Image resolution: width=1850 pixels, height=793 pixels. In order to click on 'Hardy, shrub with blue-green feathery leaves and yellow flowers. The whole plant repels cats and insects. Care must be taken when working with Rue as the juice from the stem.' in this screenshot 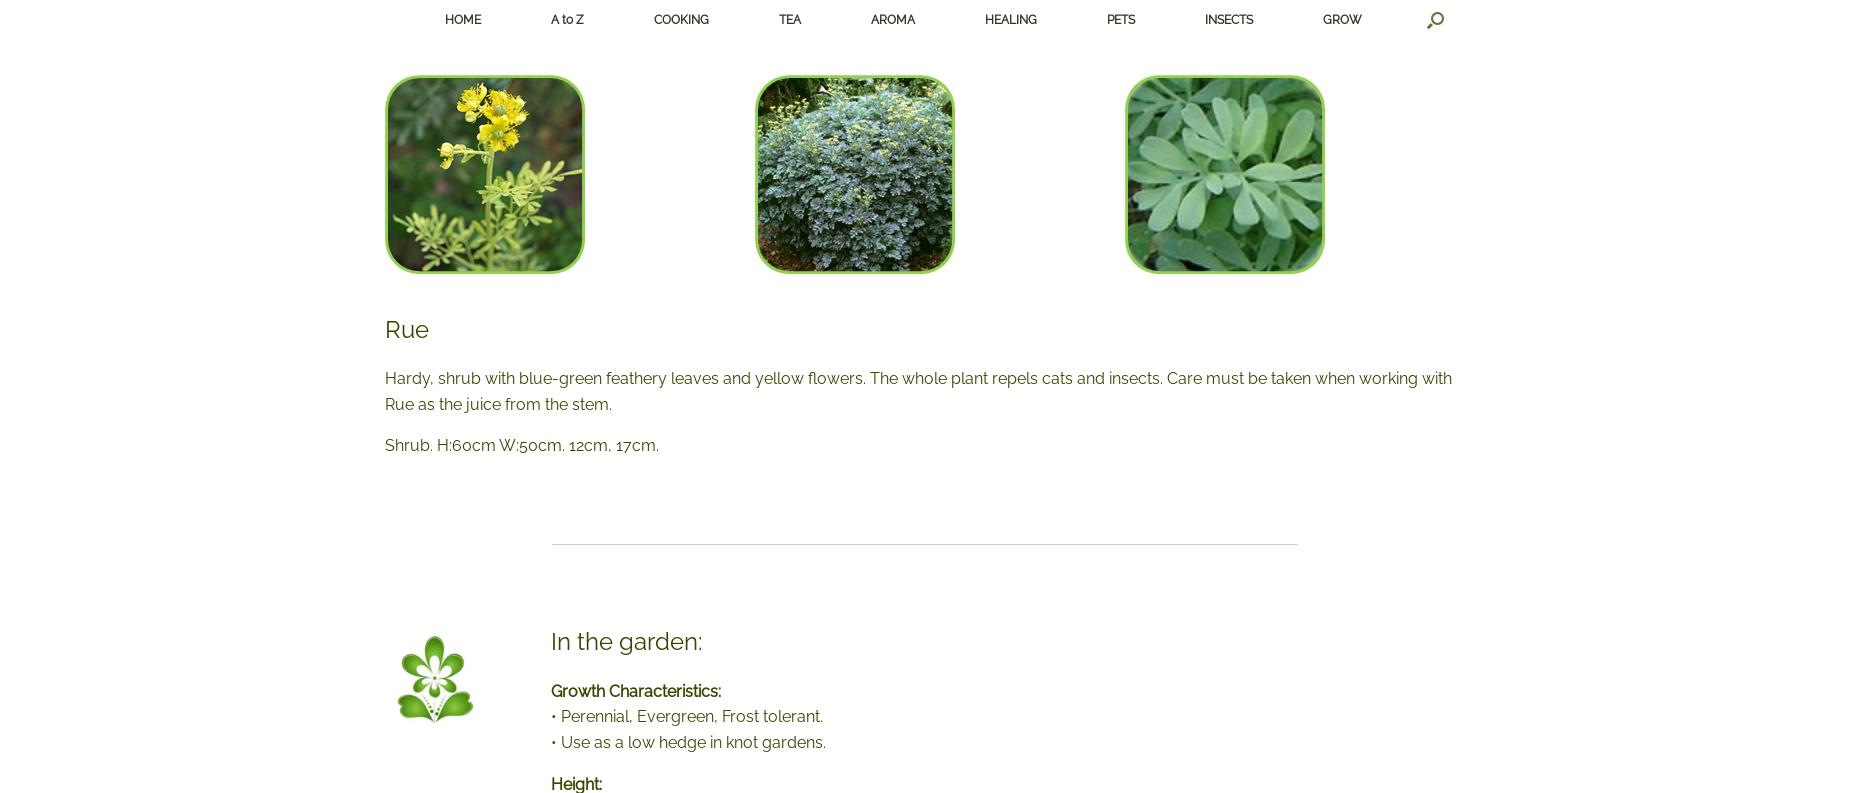, I will do `click(383, 390)`.